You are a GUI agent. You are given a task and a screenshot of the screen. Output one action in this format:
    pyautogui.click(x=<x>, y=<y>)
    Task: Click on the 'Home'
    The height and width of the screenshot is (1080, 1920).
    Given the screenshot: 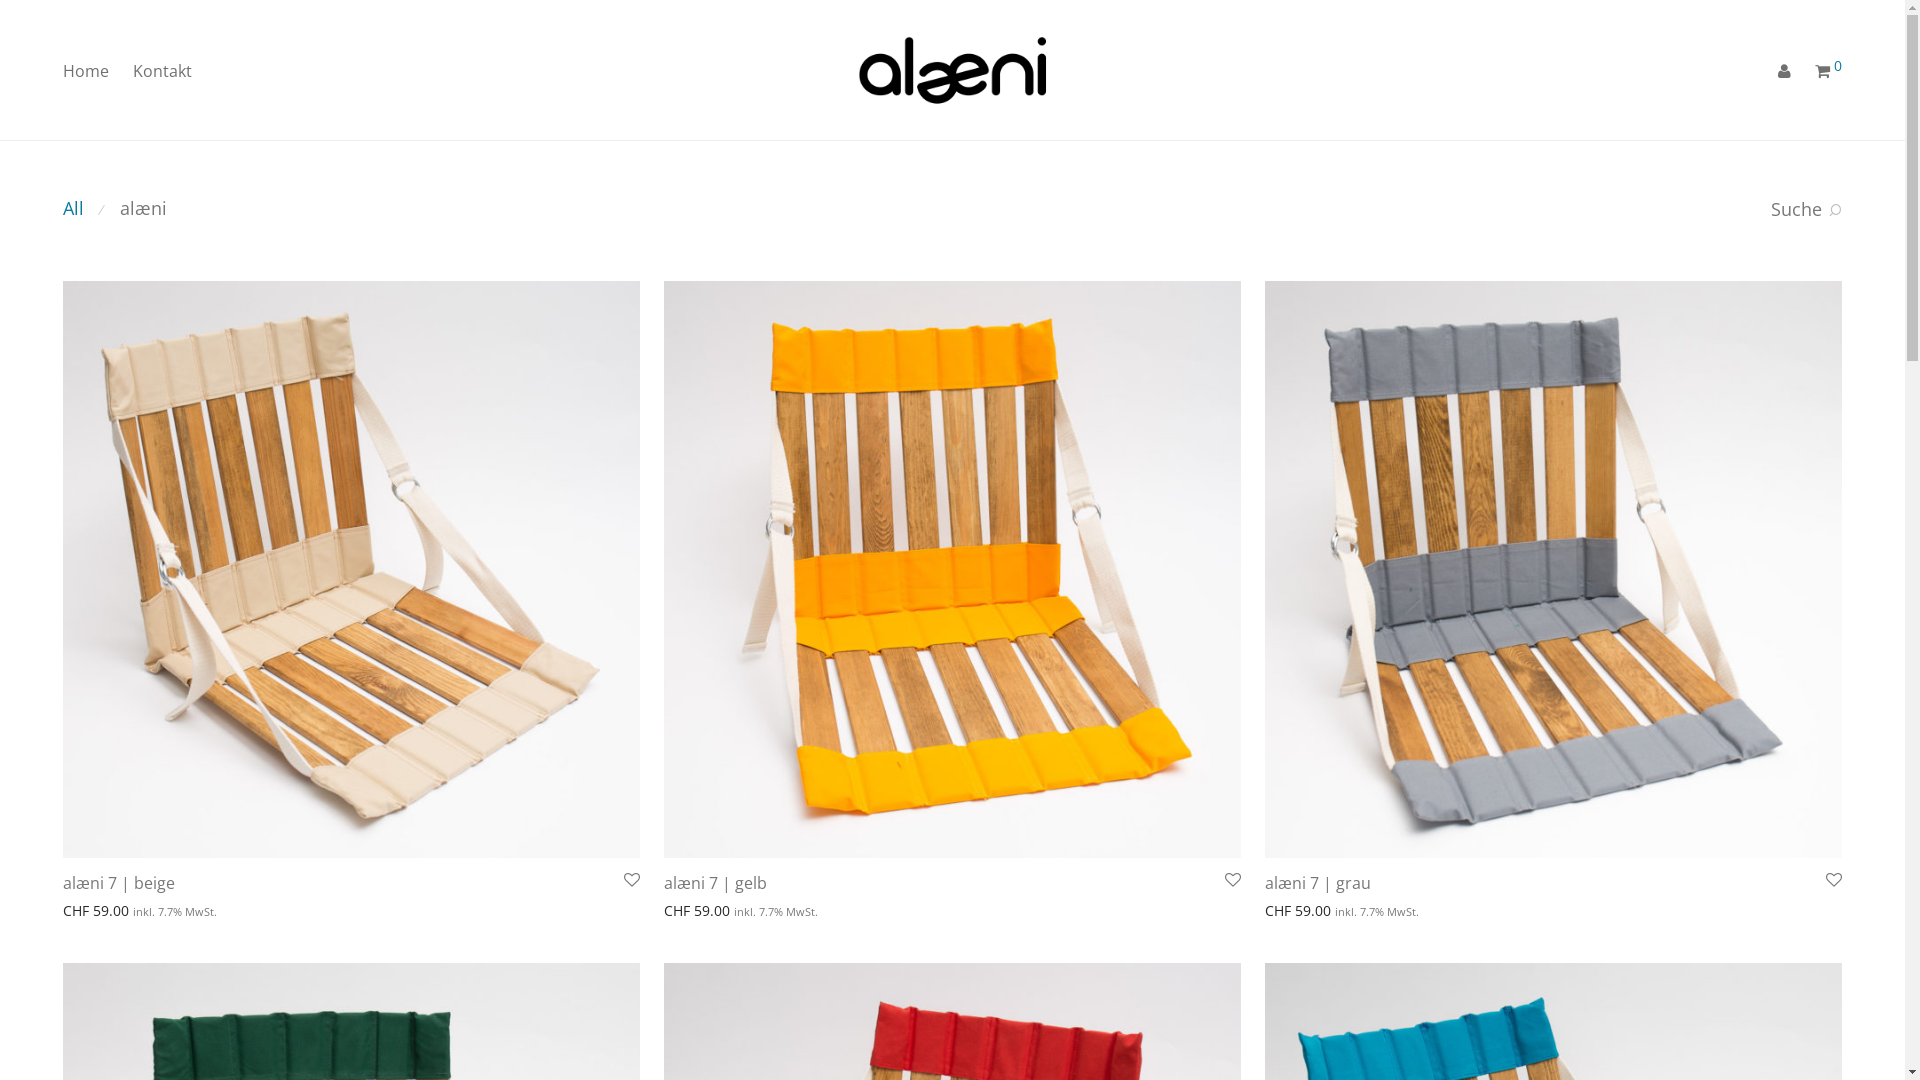 What is the action you would take?
    pyautogui.click(x=85, y=69)
    